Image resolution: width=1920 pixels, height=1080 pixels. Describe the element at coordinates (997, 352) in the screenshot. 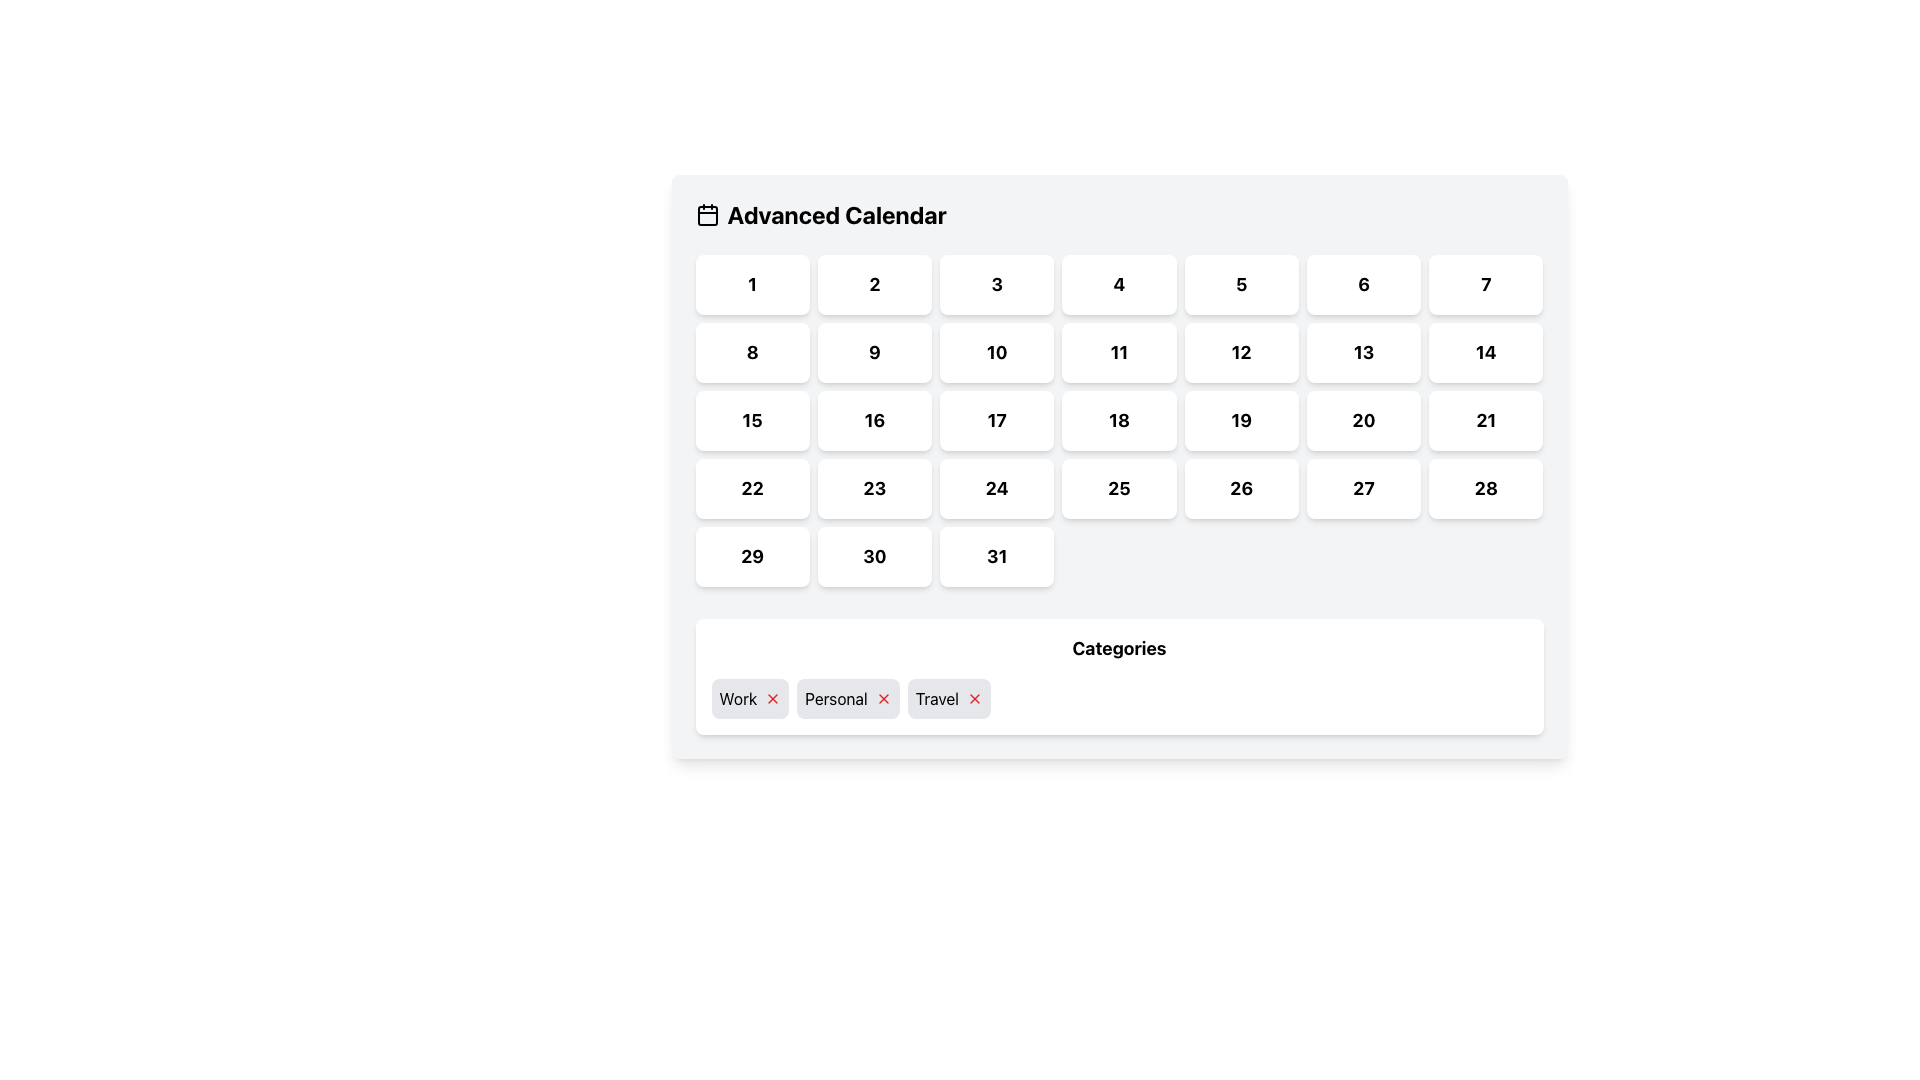

I see `the calendar cell button displaying the number '10'` at that location.